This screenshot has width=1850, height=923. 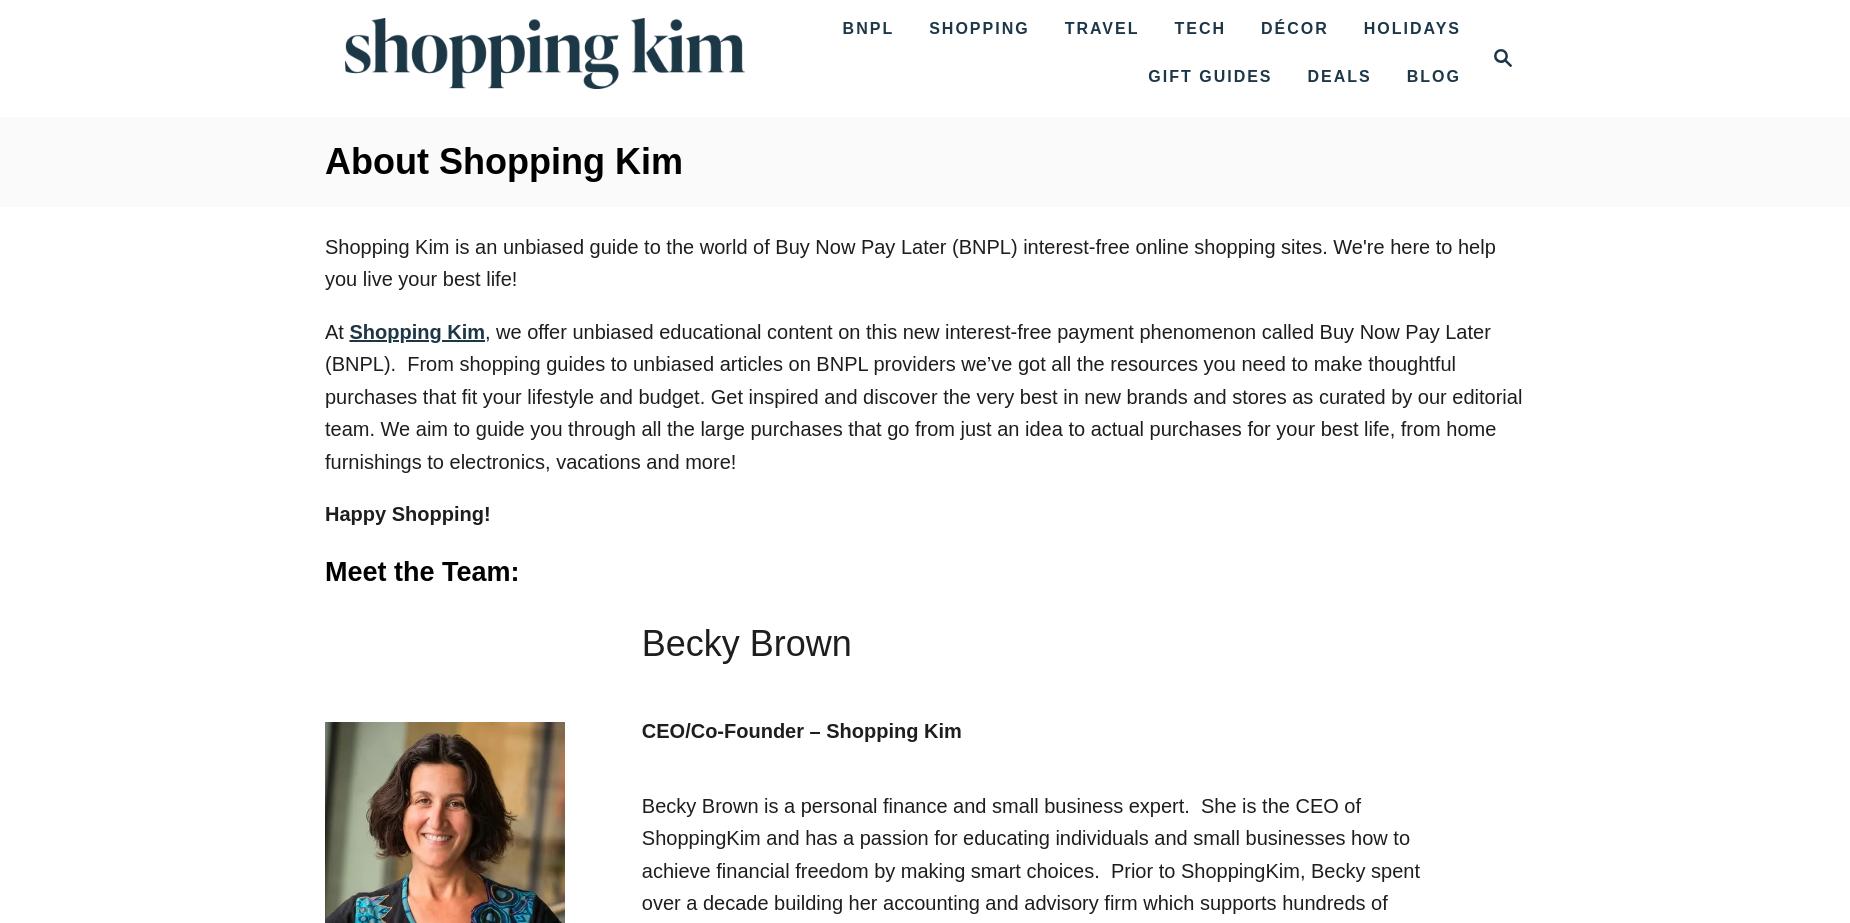 I want to click on 'Deals', so click(x=1338, y=76).